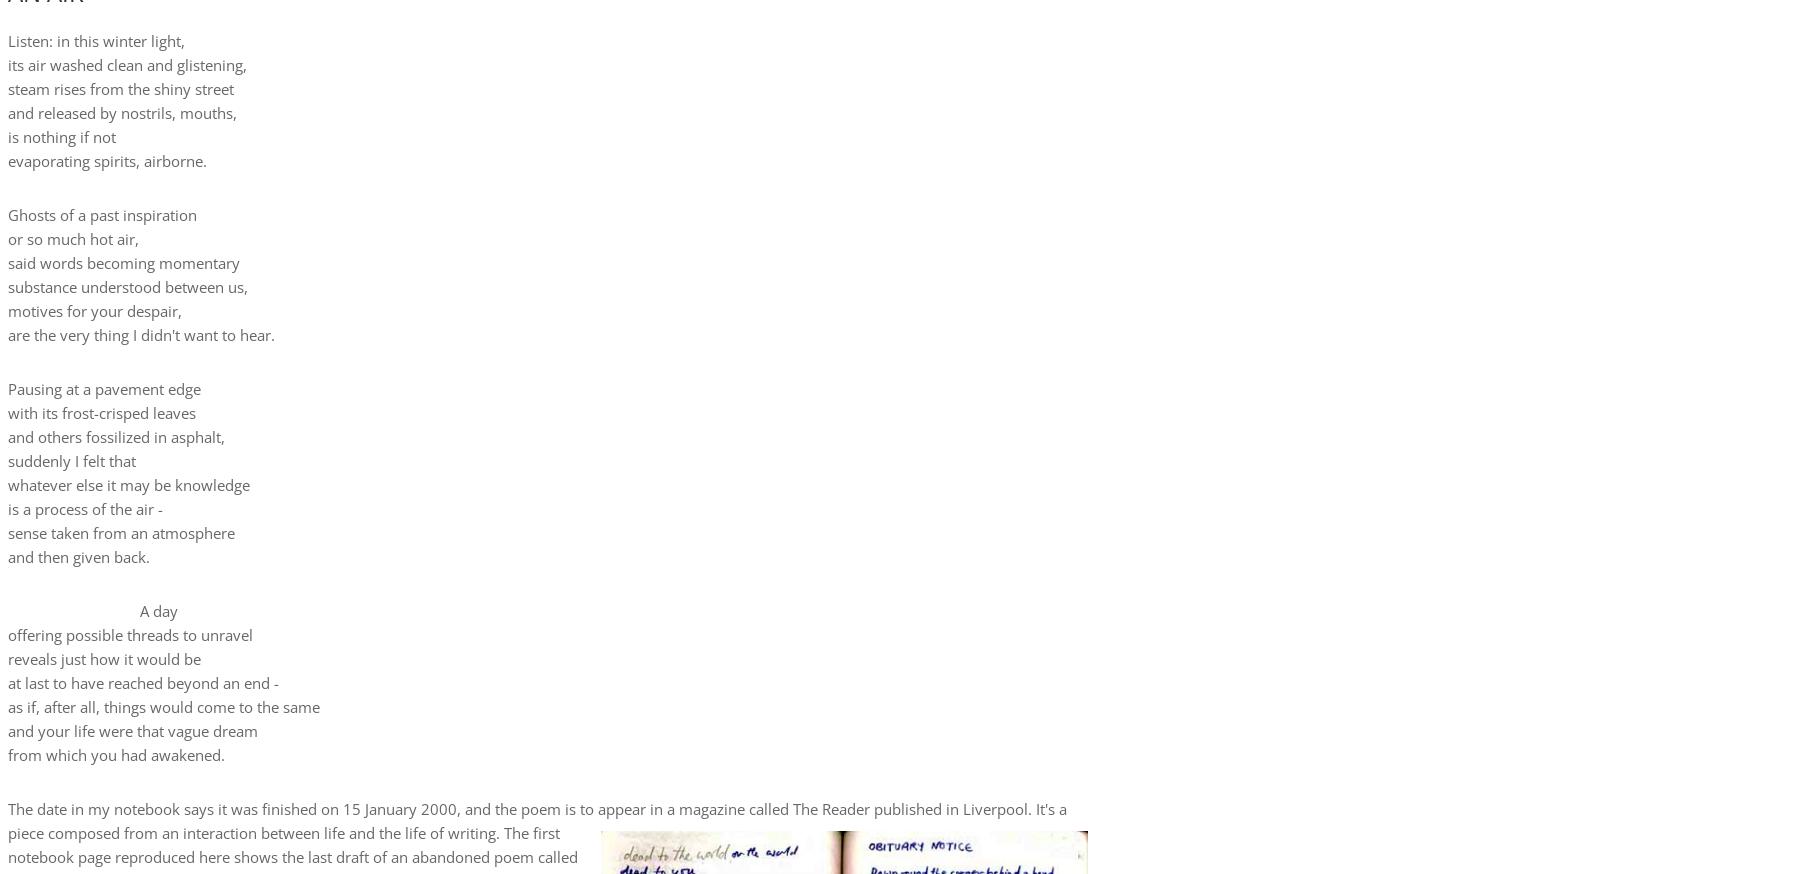  Describe the element at coordinates (116, 436) in the screenshot. I see `'and others fossilized in asphalt,'` at that location.